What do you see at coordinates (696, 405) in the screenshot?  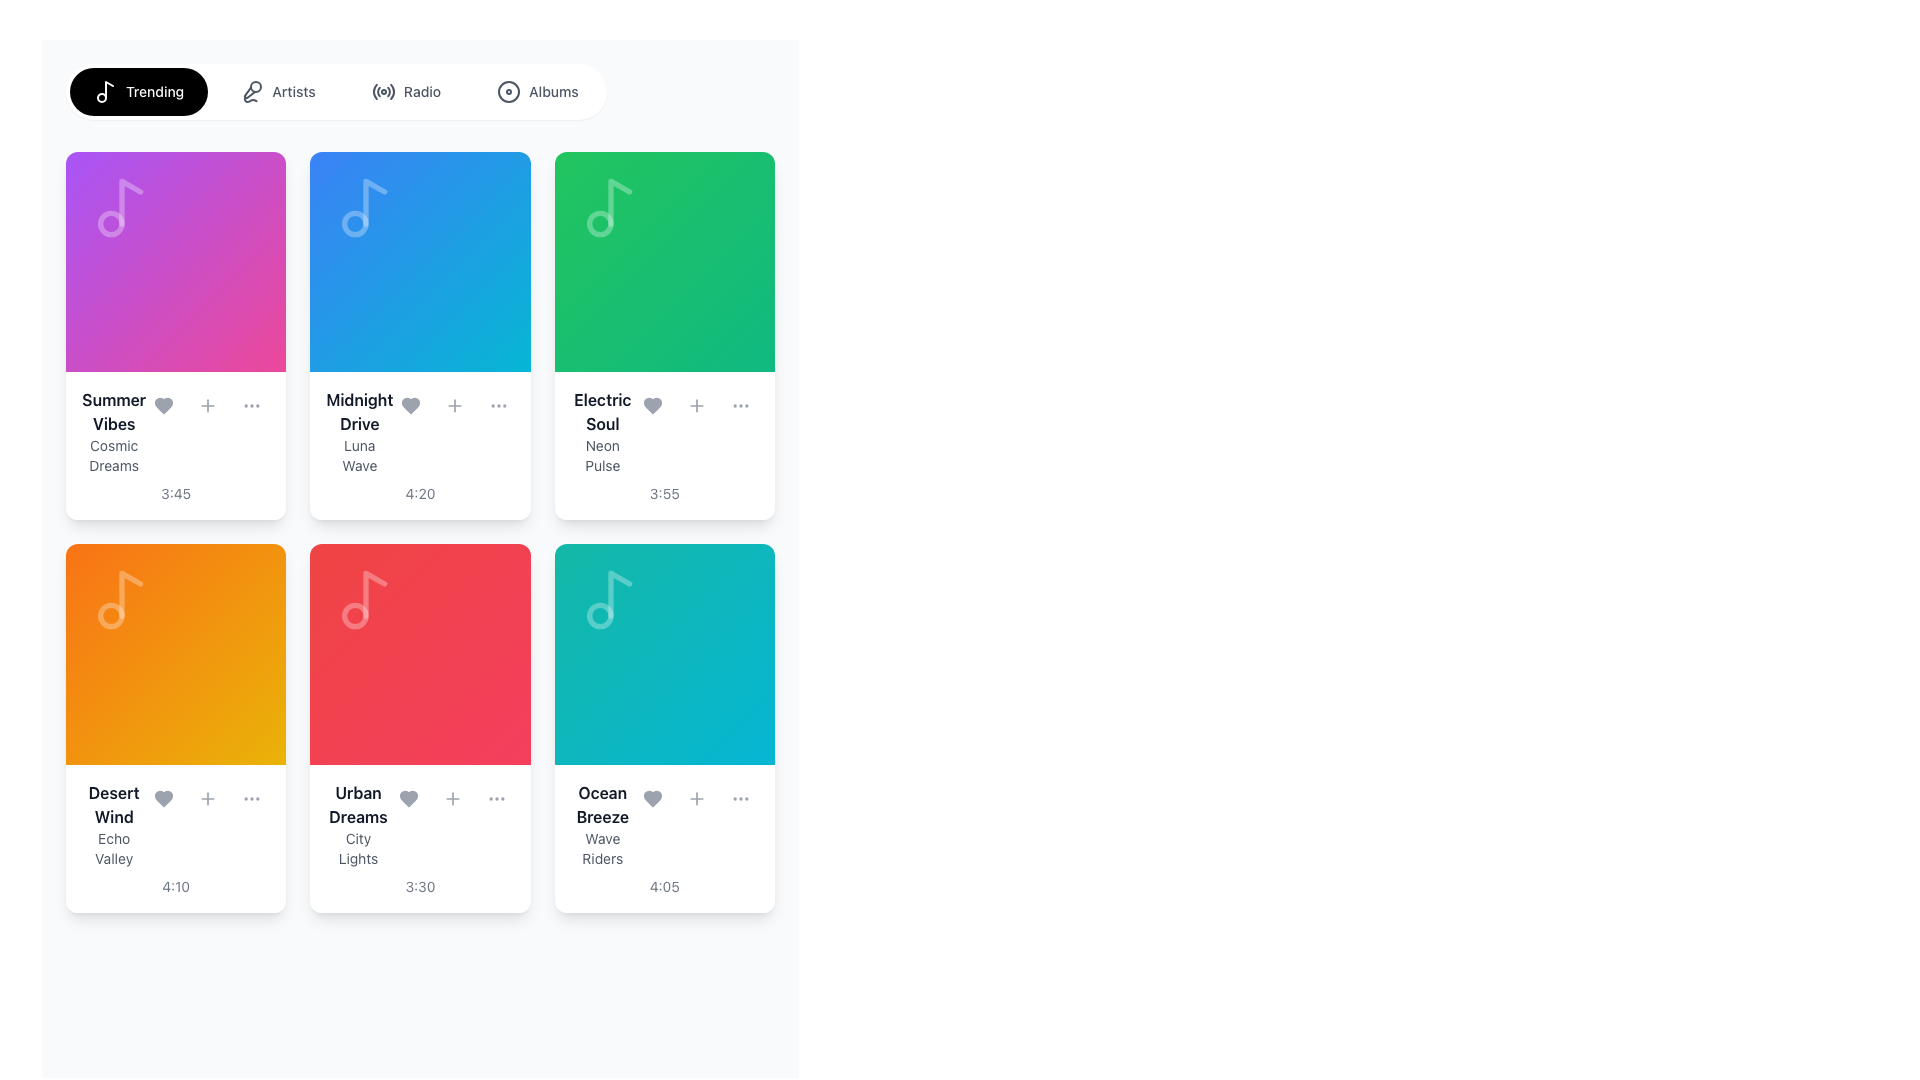 I see `the '+' icon button located in the top-right corner of the 'Electric Soul' card` at bounding box center [696, 405].